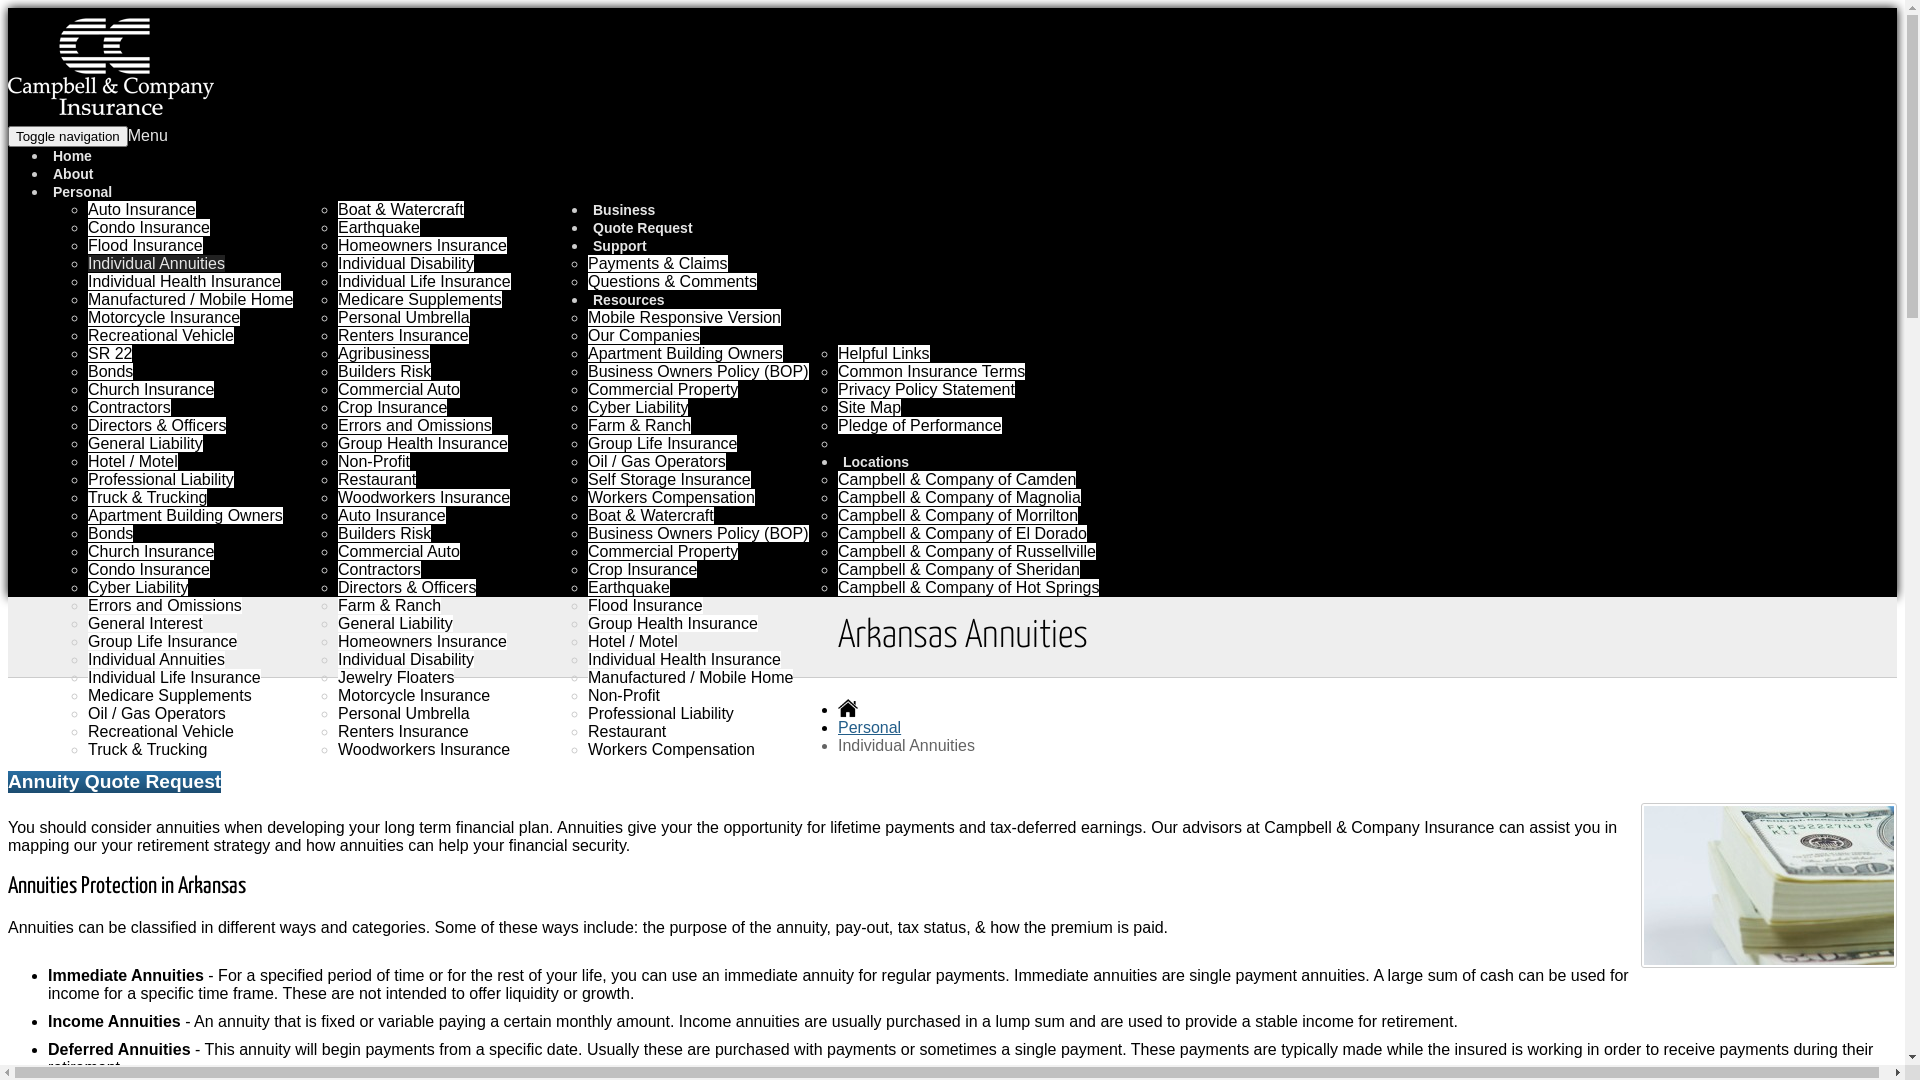 The width and height of the screenshot is (1920, 1080). Describe the element at coordinates (405, 262) in the screenshot. I see `'Individual Disability'` at that location.